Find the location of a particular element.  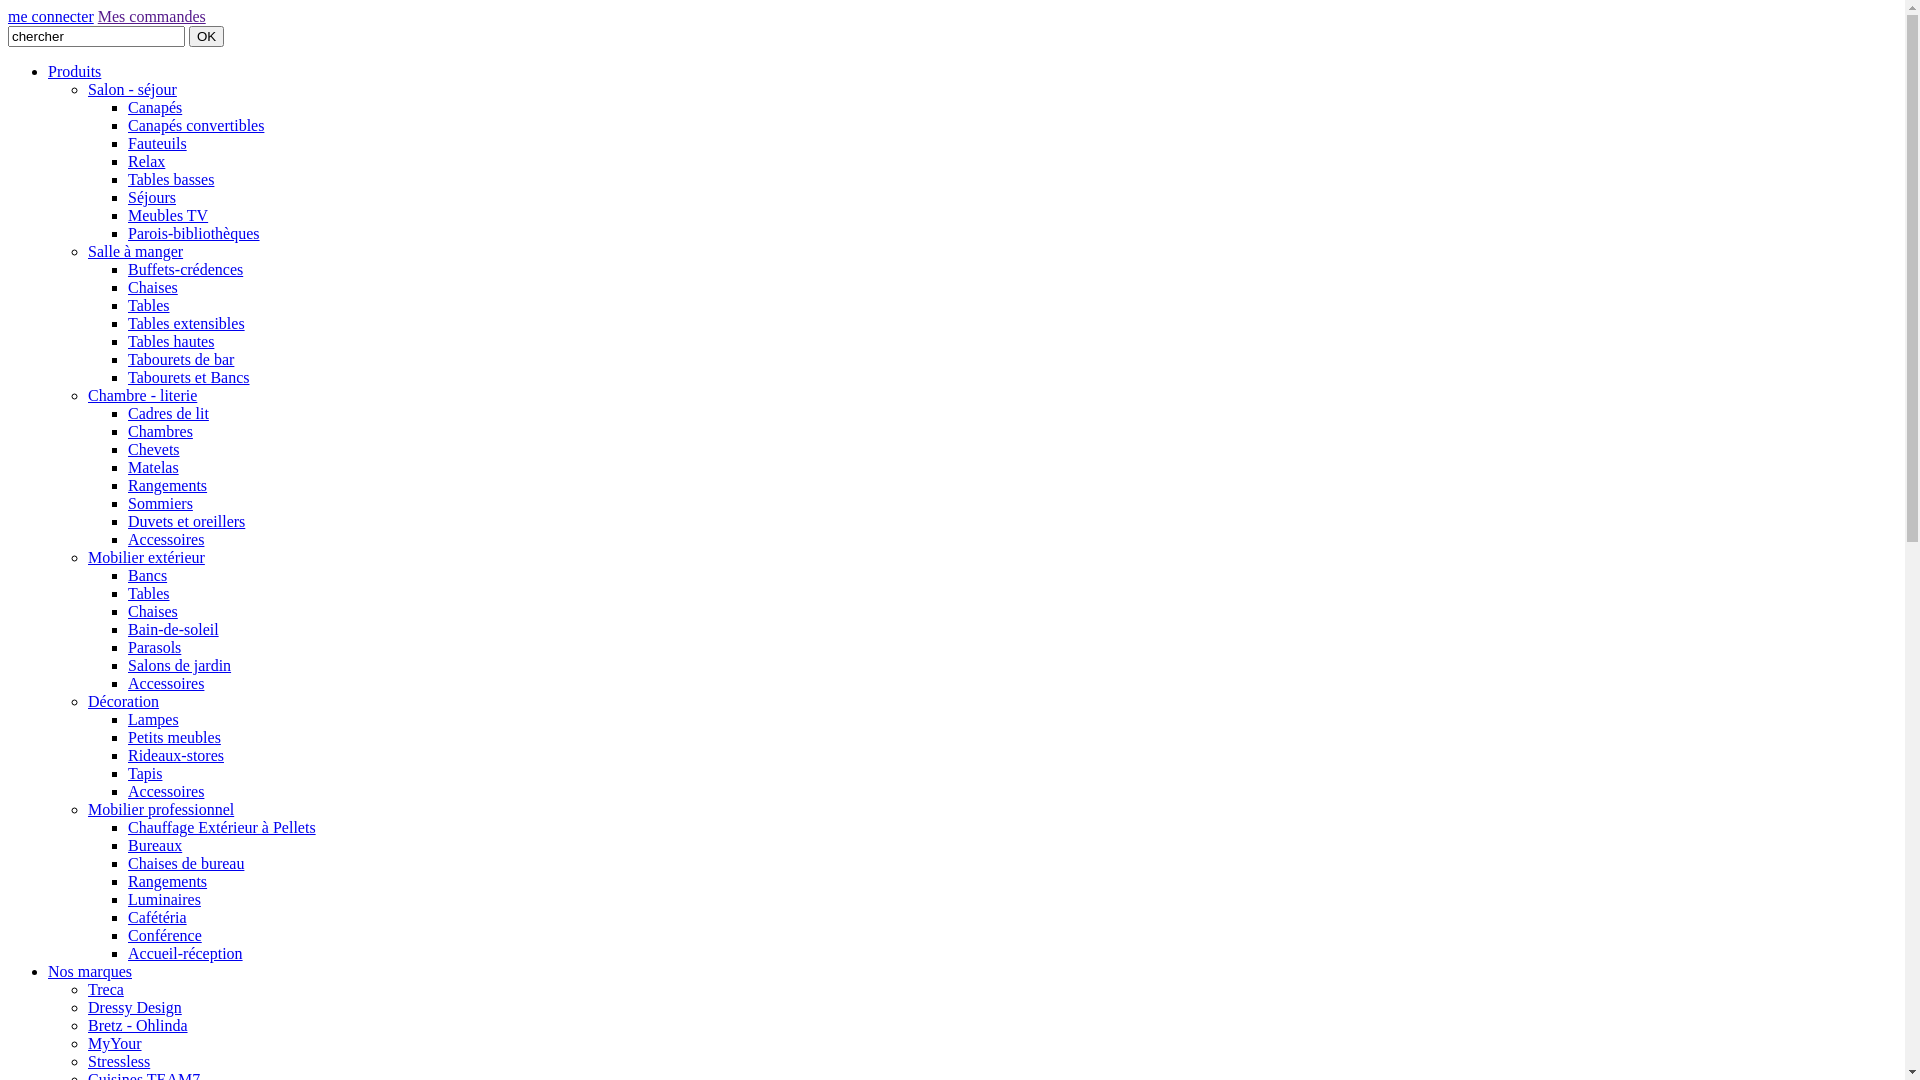

'Bain-de-soleil' is located at coordinates (173, 628).